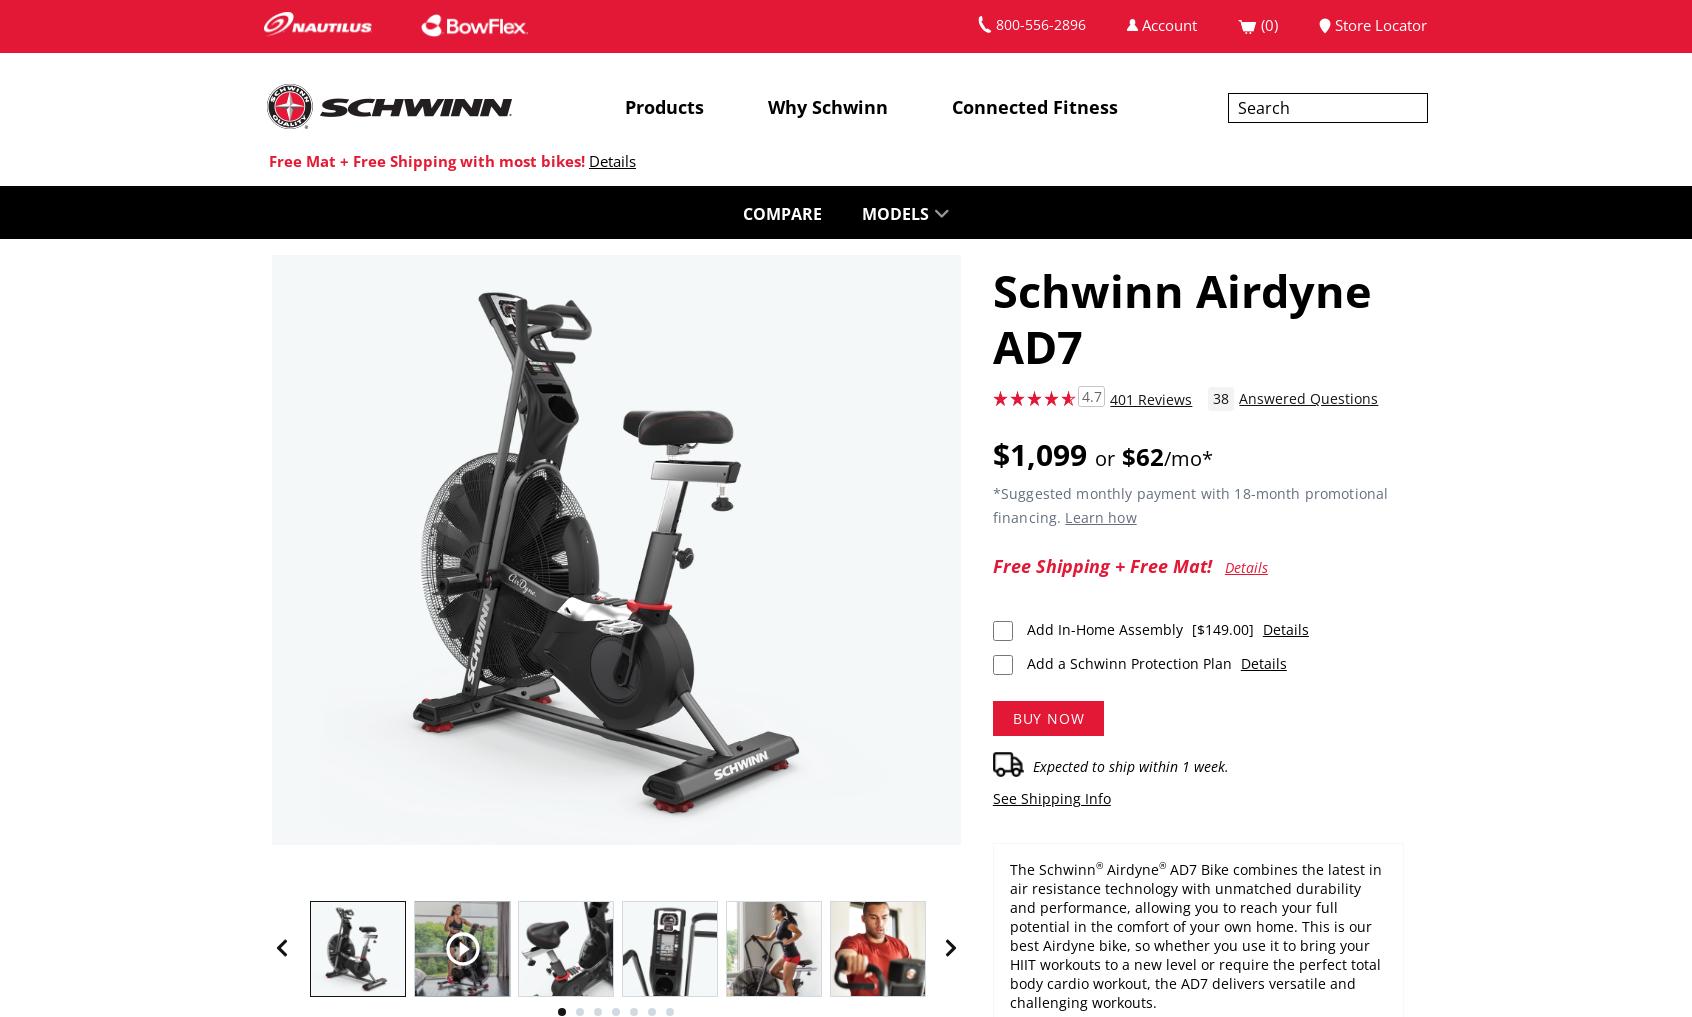  Describe the element at coordinates (1050, 868) in the screenshot. I see `'The Schwinn'` at that location.